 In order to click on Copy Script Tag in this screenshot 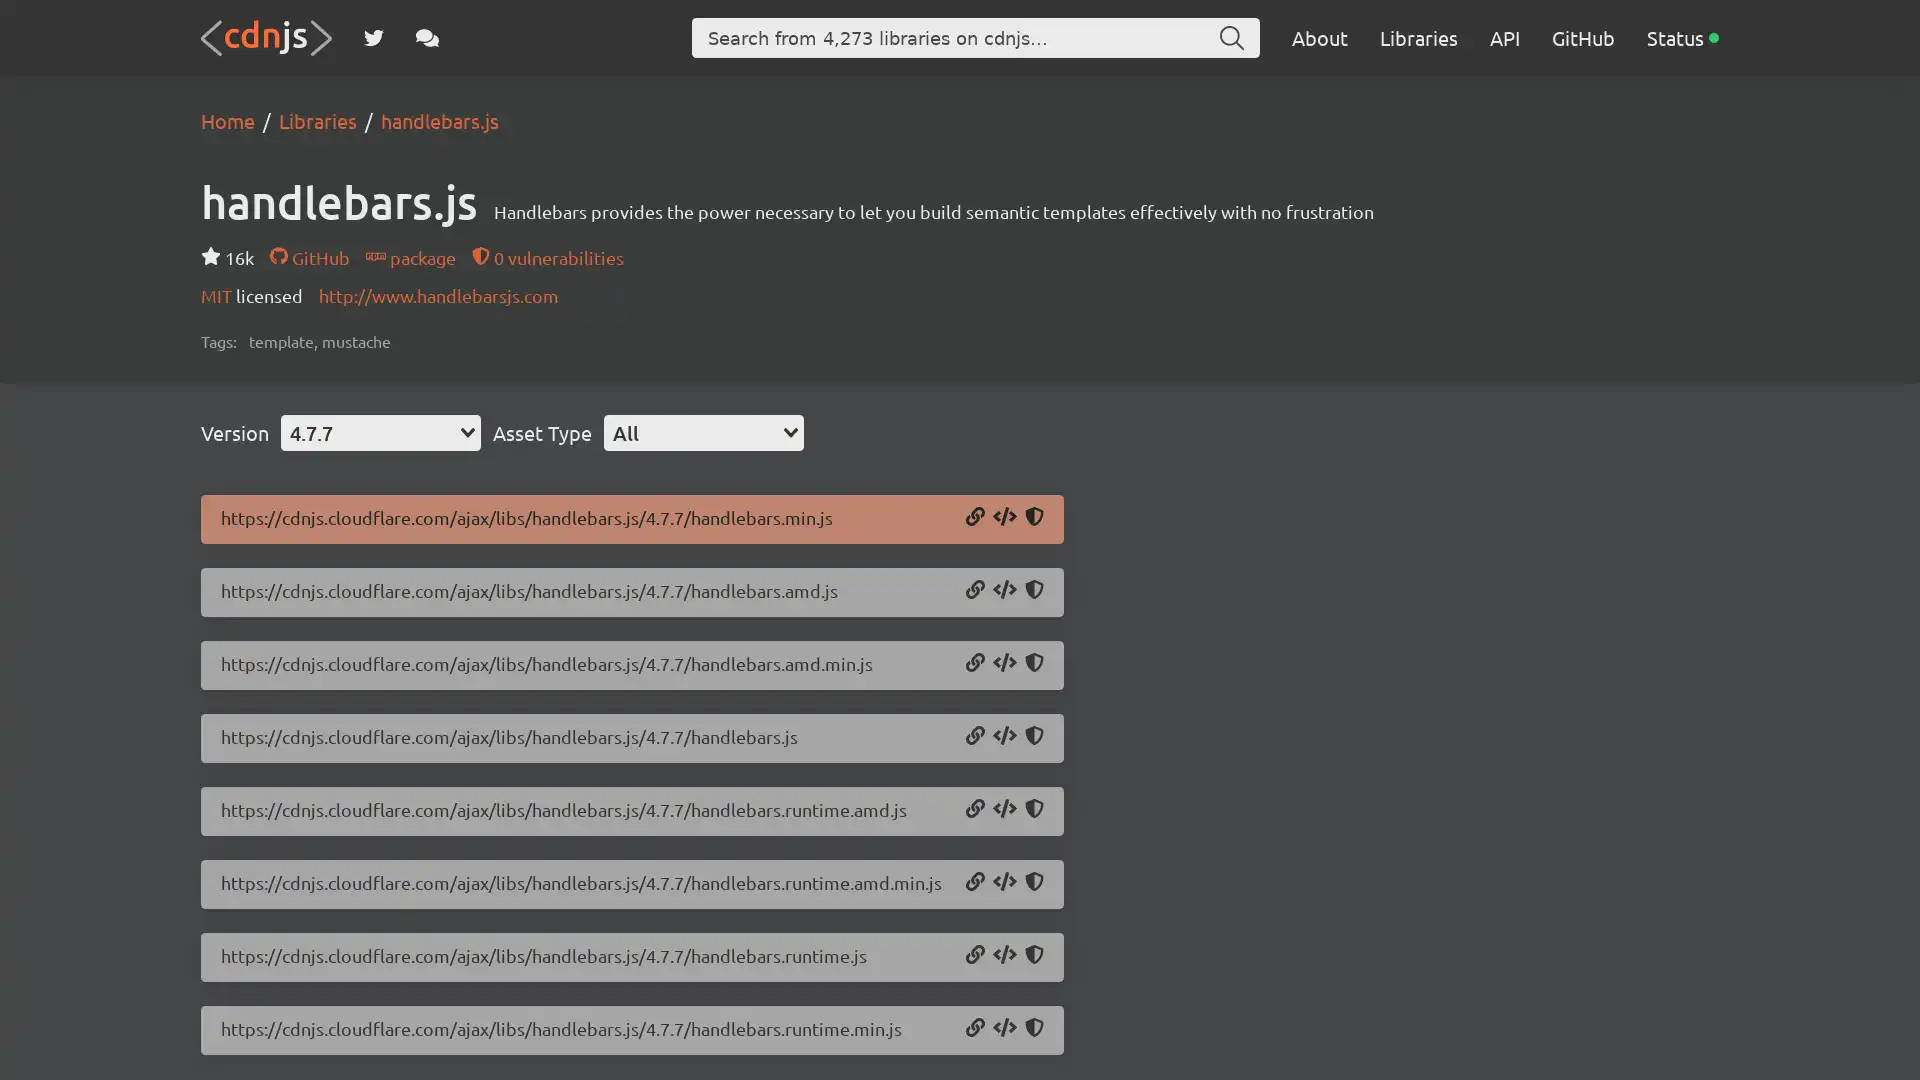, I will do `click(1004, 590)`.